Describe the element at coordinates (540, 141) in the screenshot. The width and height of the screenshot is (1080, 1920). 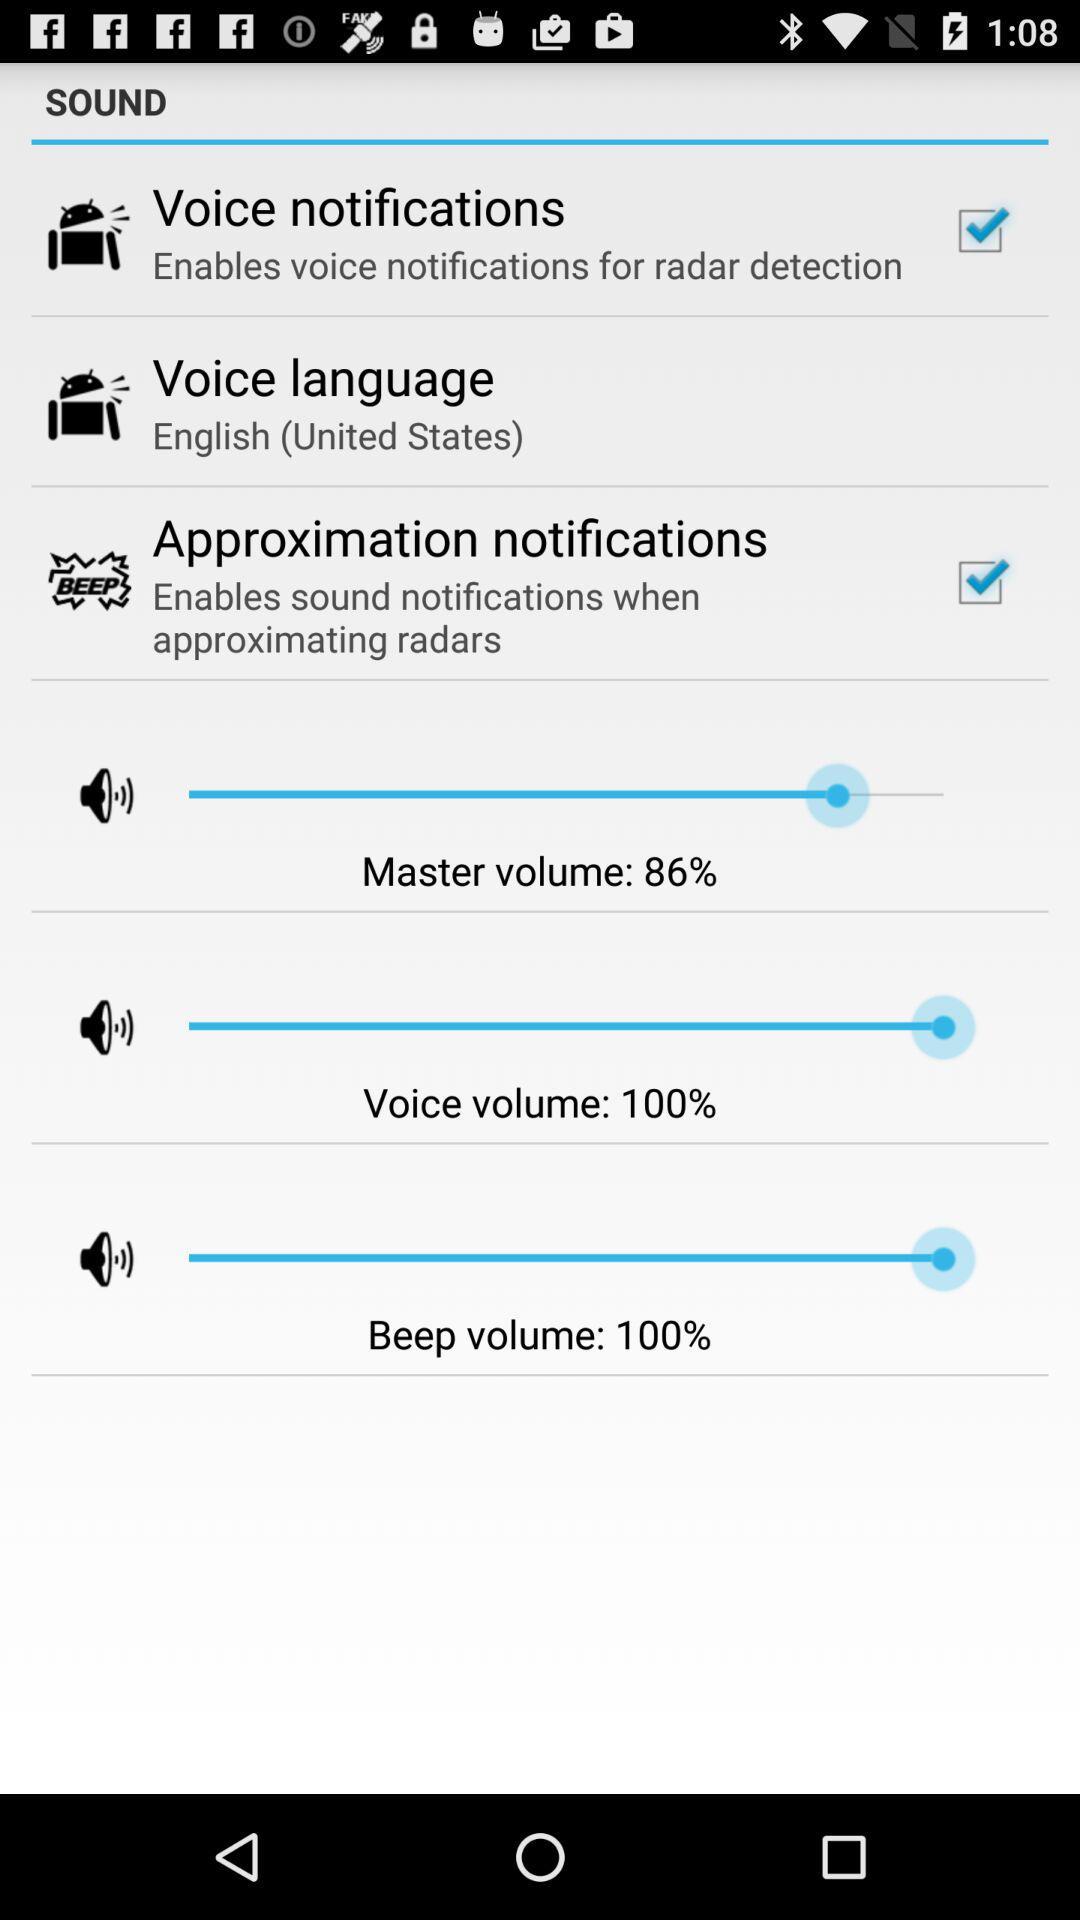
I see `app above the voice notifications app` at that location.